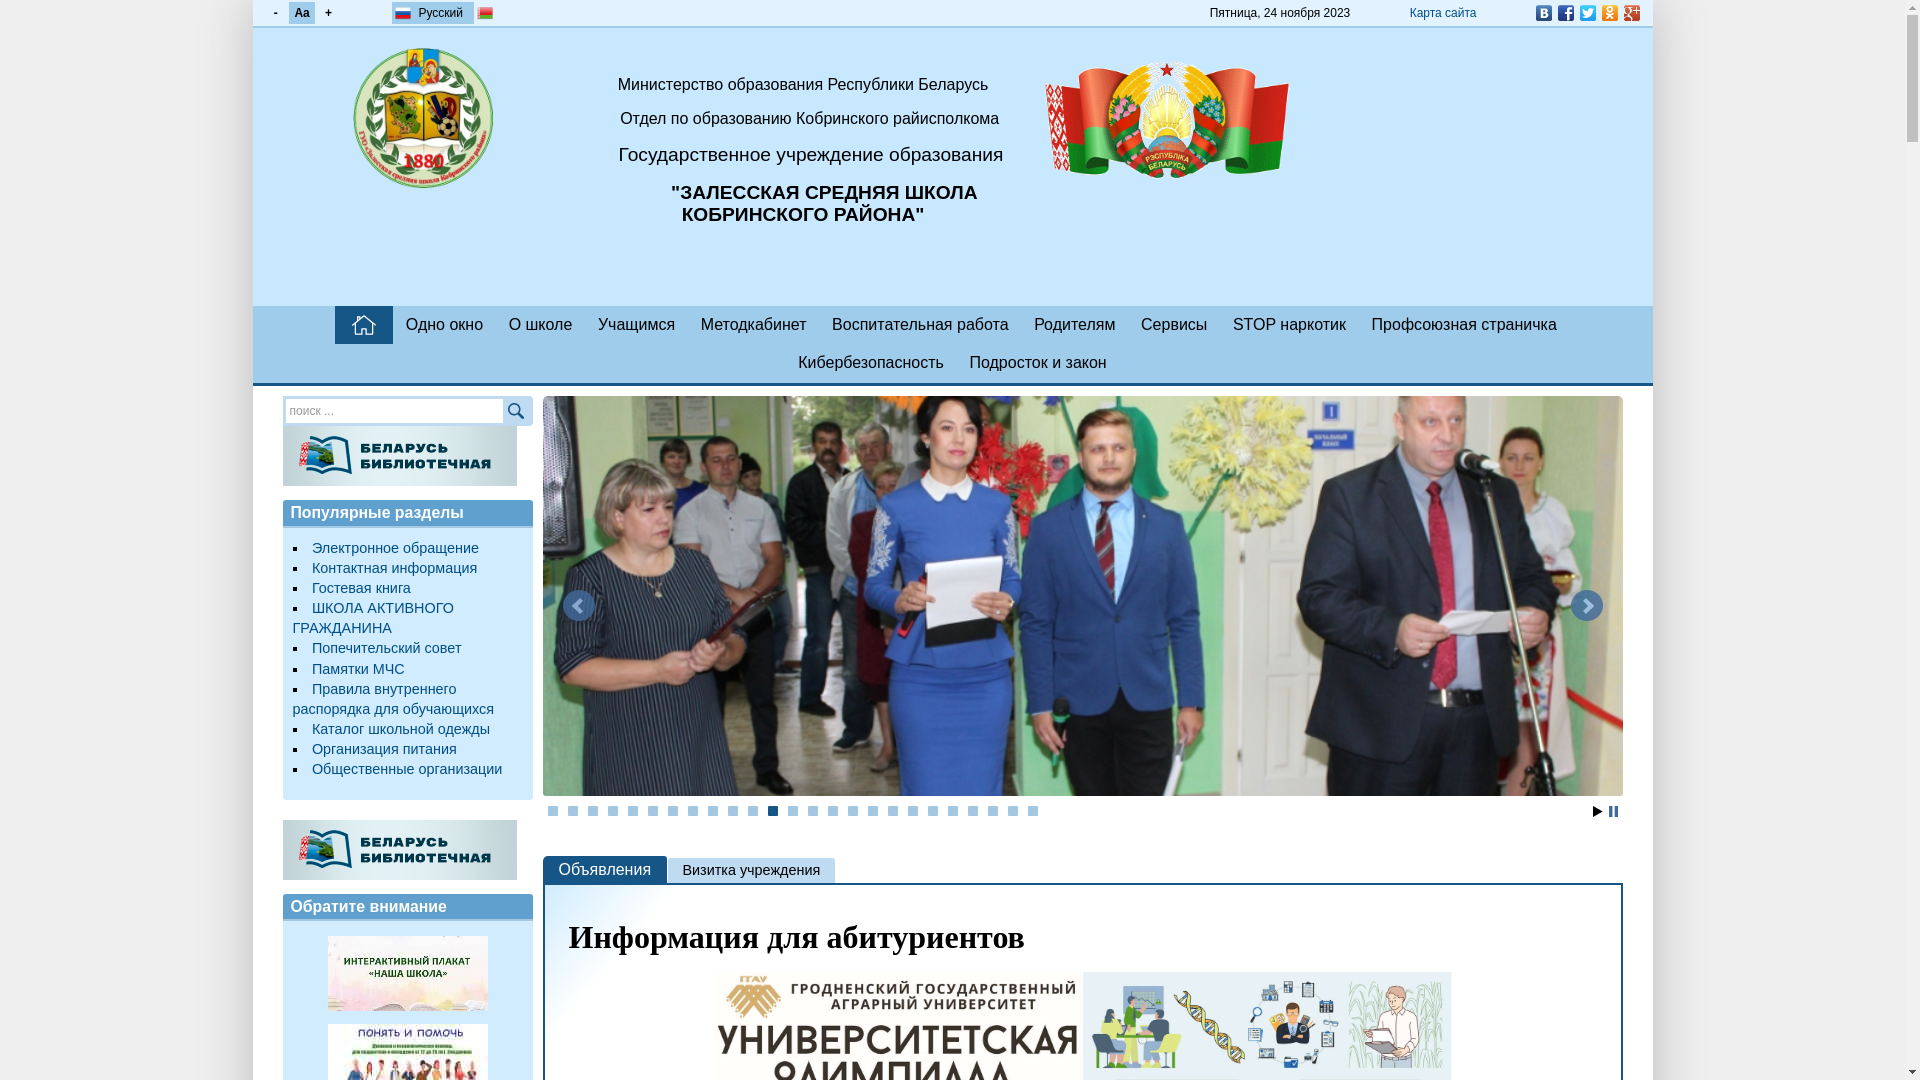  What do you see at coordinates (1553, 12) in the screenshot?
I see `'Facebook'` at bounding box center [1553, 12].